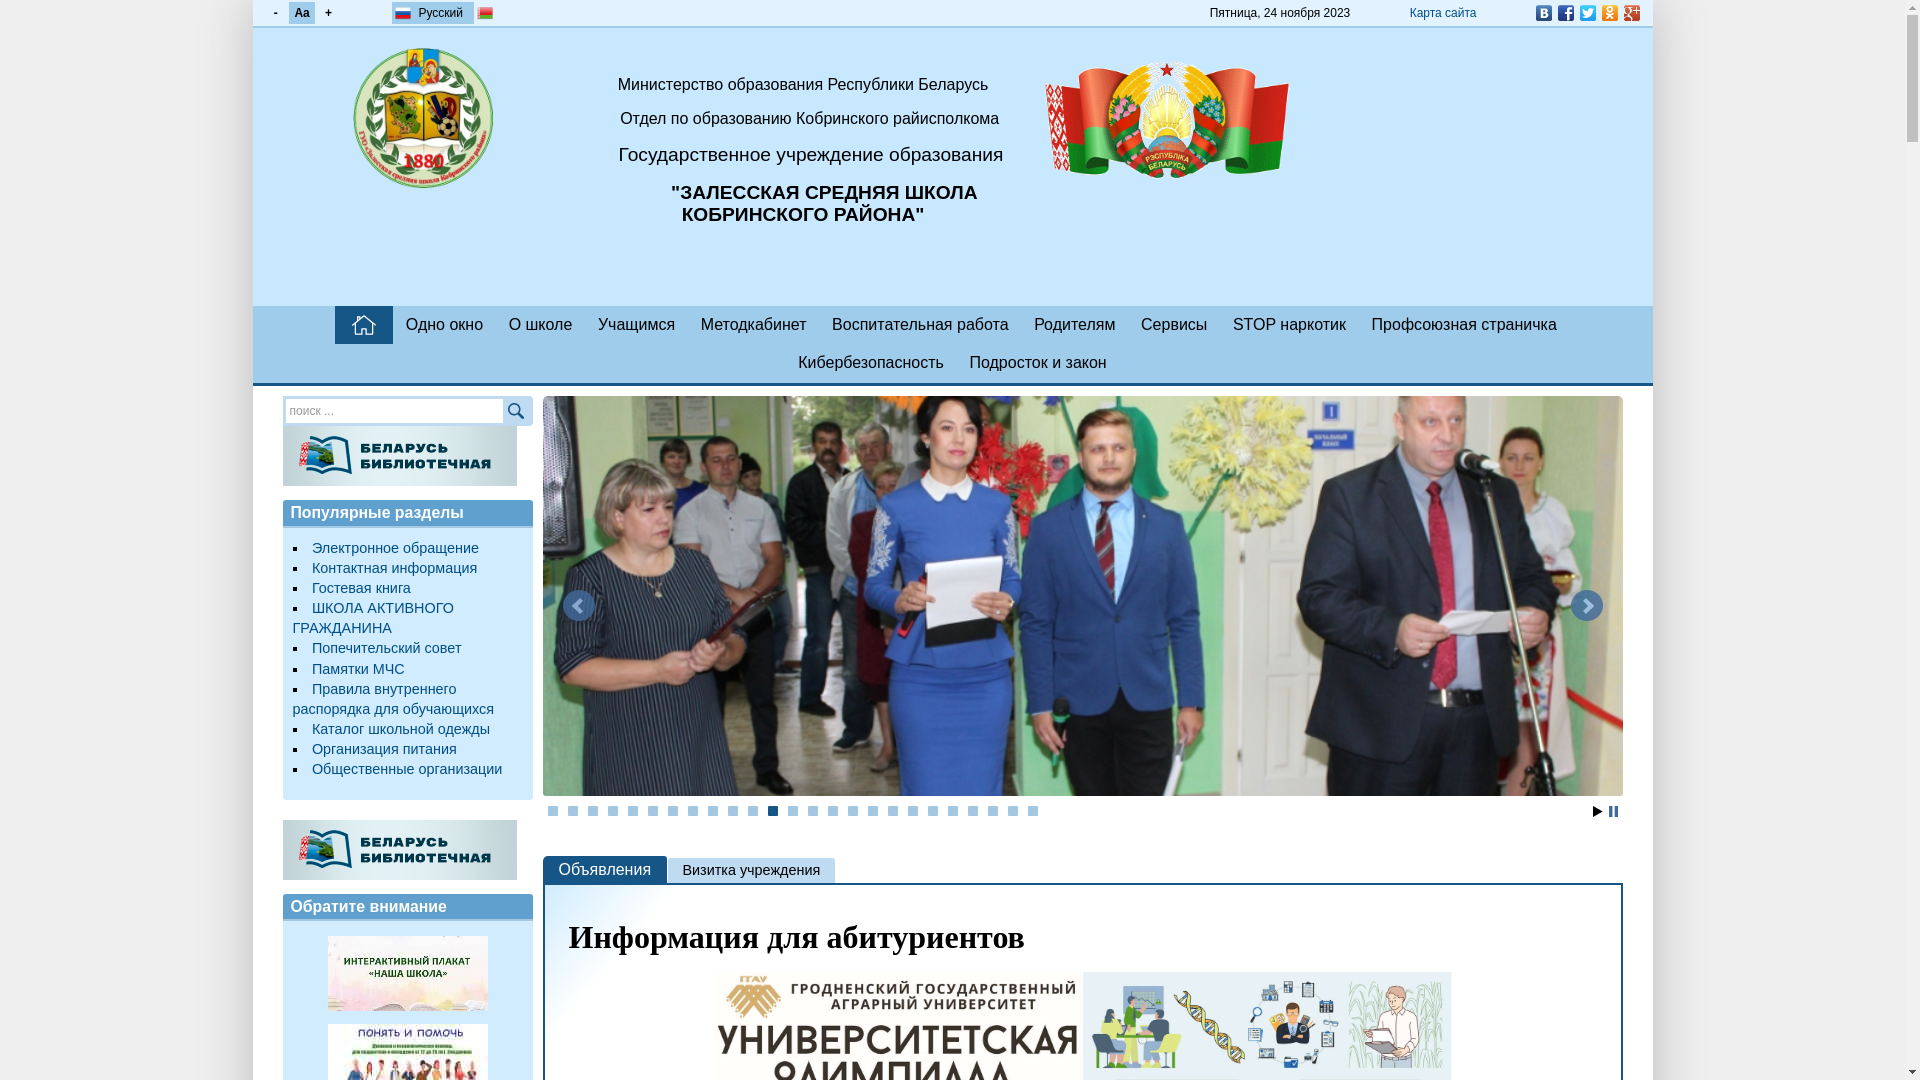  What do you see at coordinates (1553, 12) in the screenshot?
I see `'Facebook'` at bounding box center [1553, 12].